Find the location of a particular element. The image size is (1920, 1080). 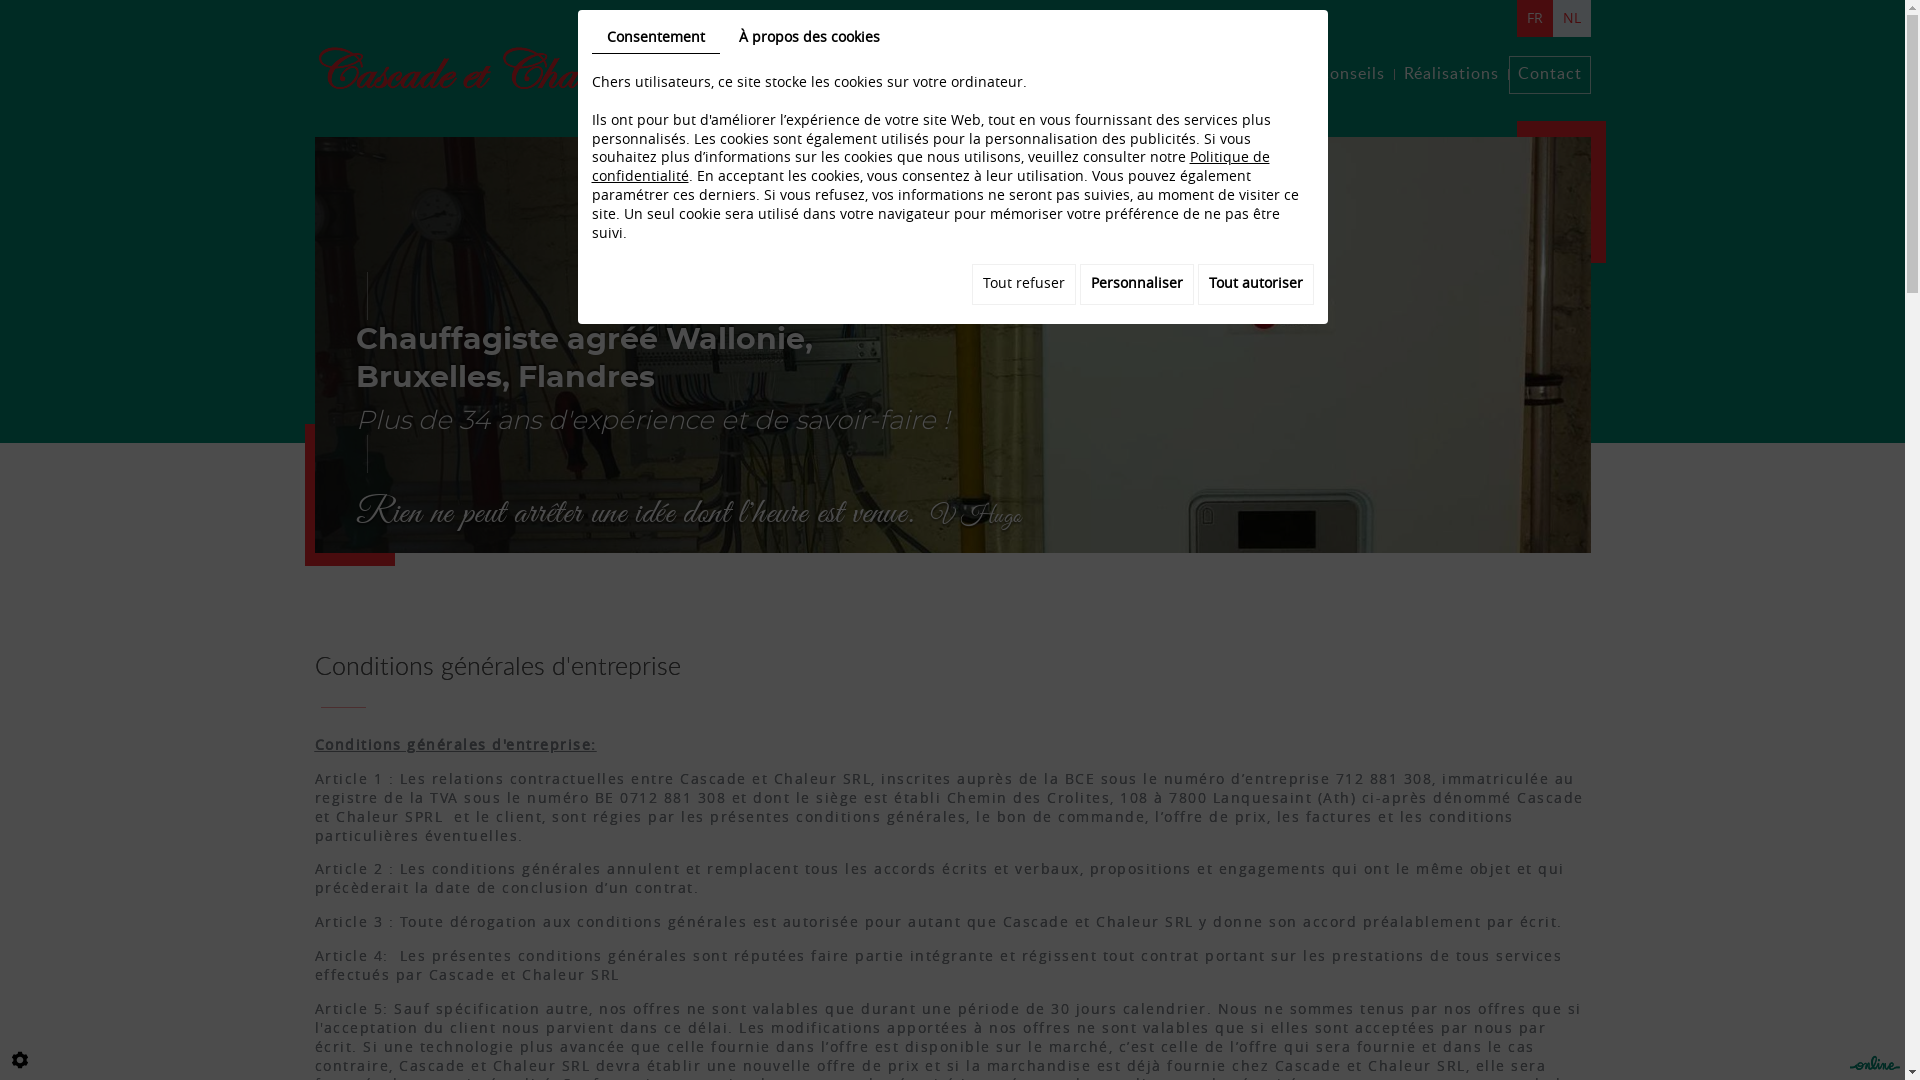

'Tout refuser' is located at coordinates (1023, 284).